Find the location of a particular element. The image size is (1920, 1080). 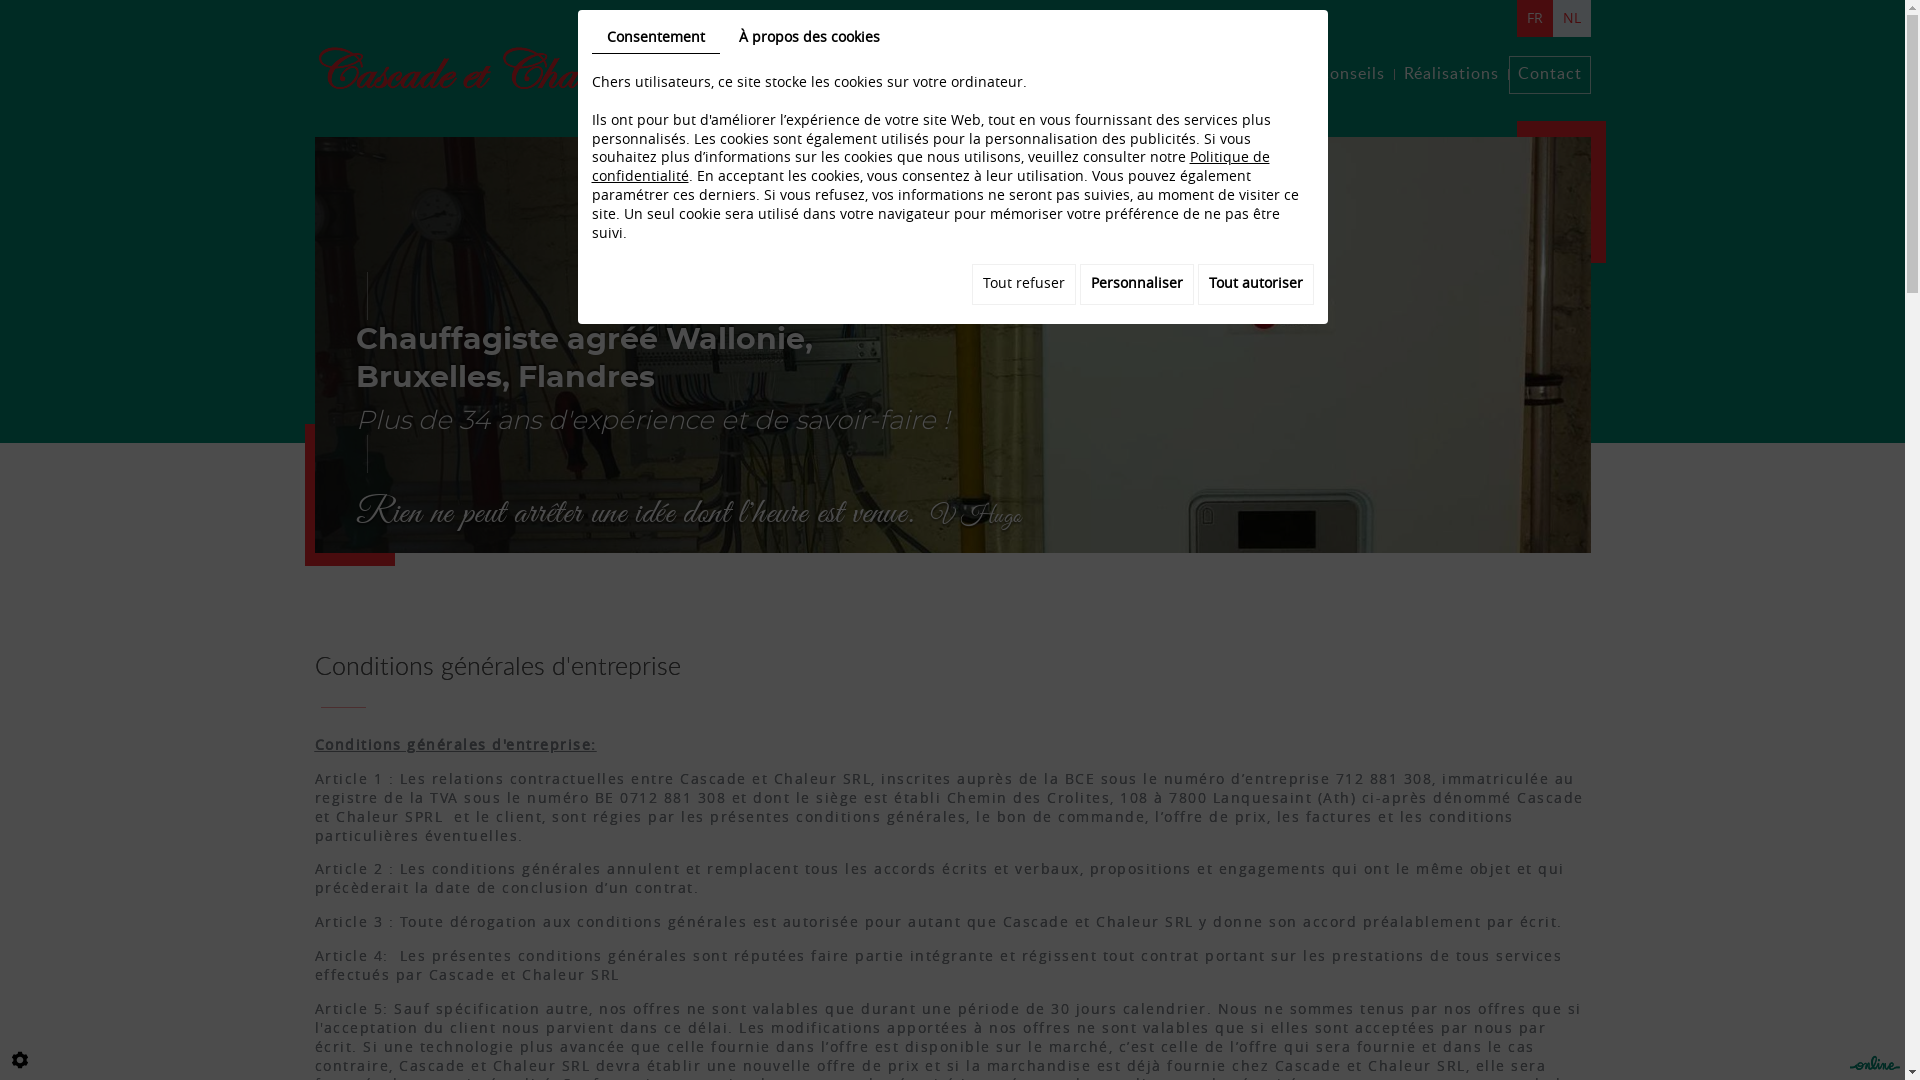

'Tout refuser' is located at coordinates (1023, 284).